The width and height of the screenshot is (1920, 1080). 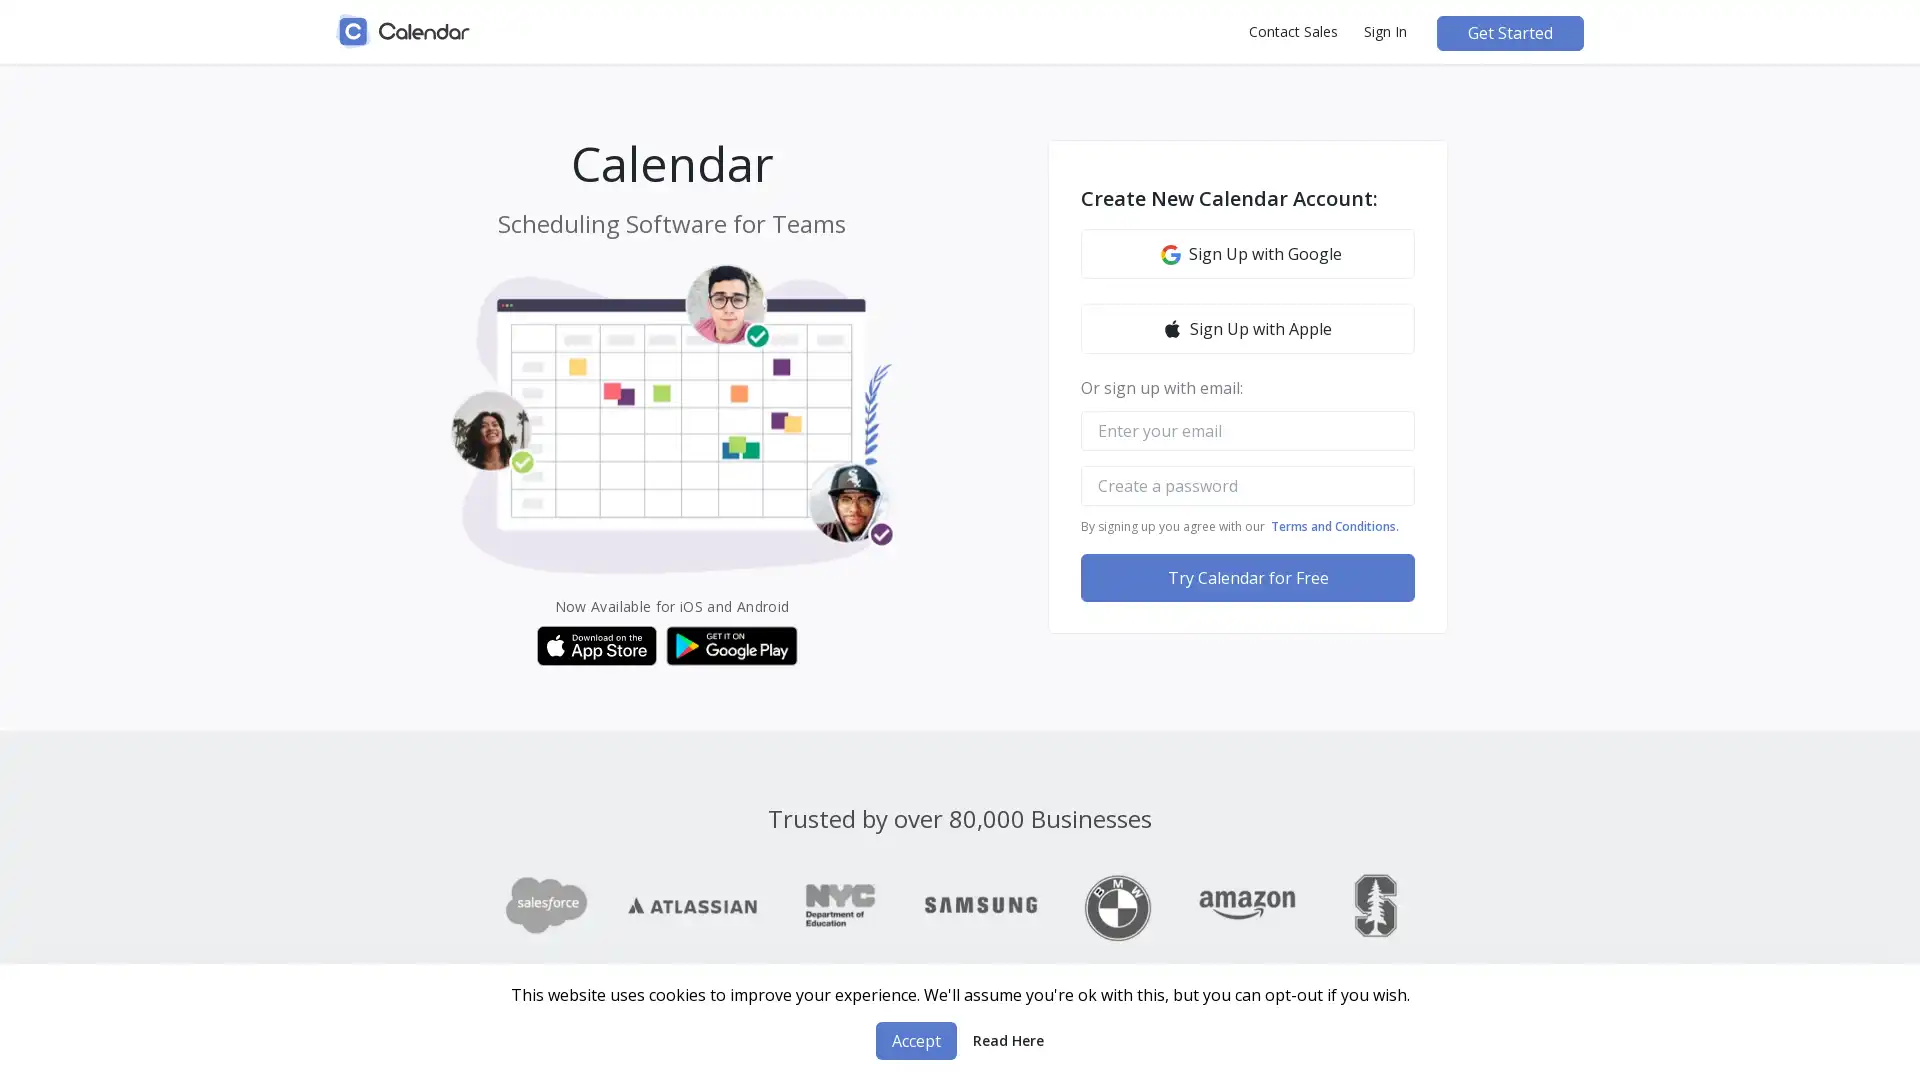 What do you see at coordinates (1314, 440) in the screenshot?
I see `Close Modal` at bounding box center [1314, 440].